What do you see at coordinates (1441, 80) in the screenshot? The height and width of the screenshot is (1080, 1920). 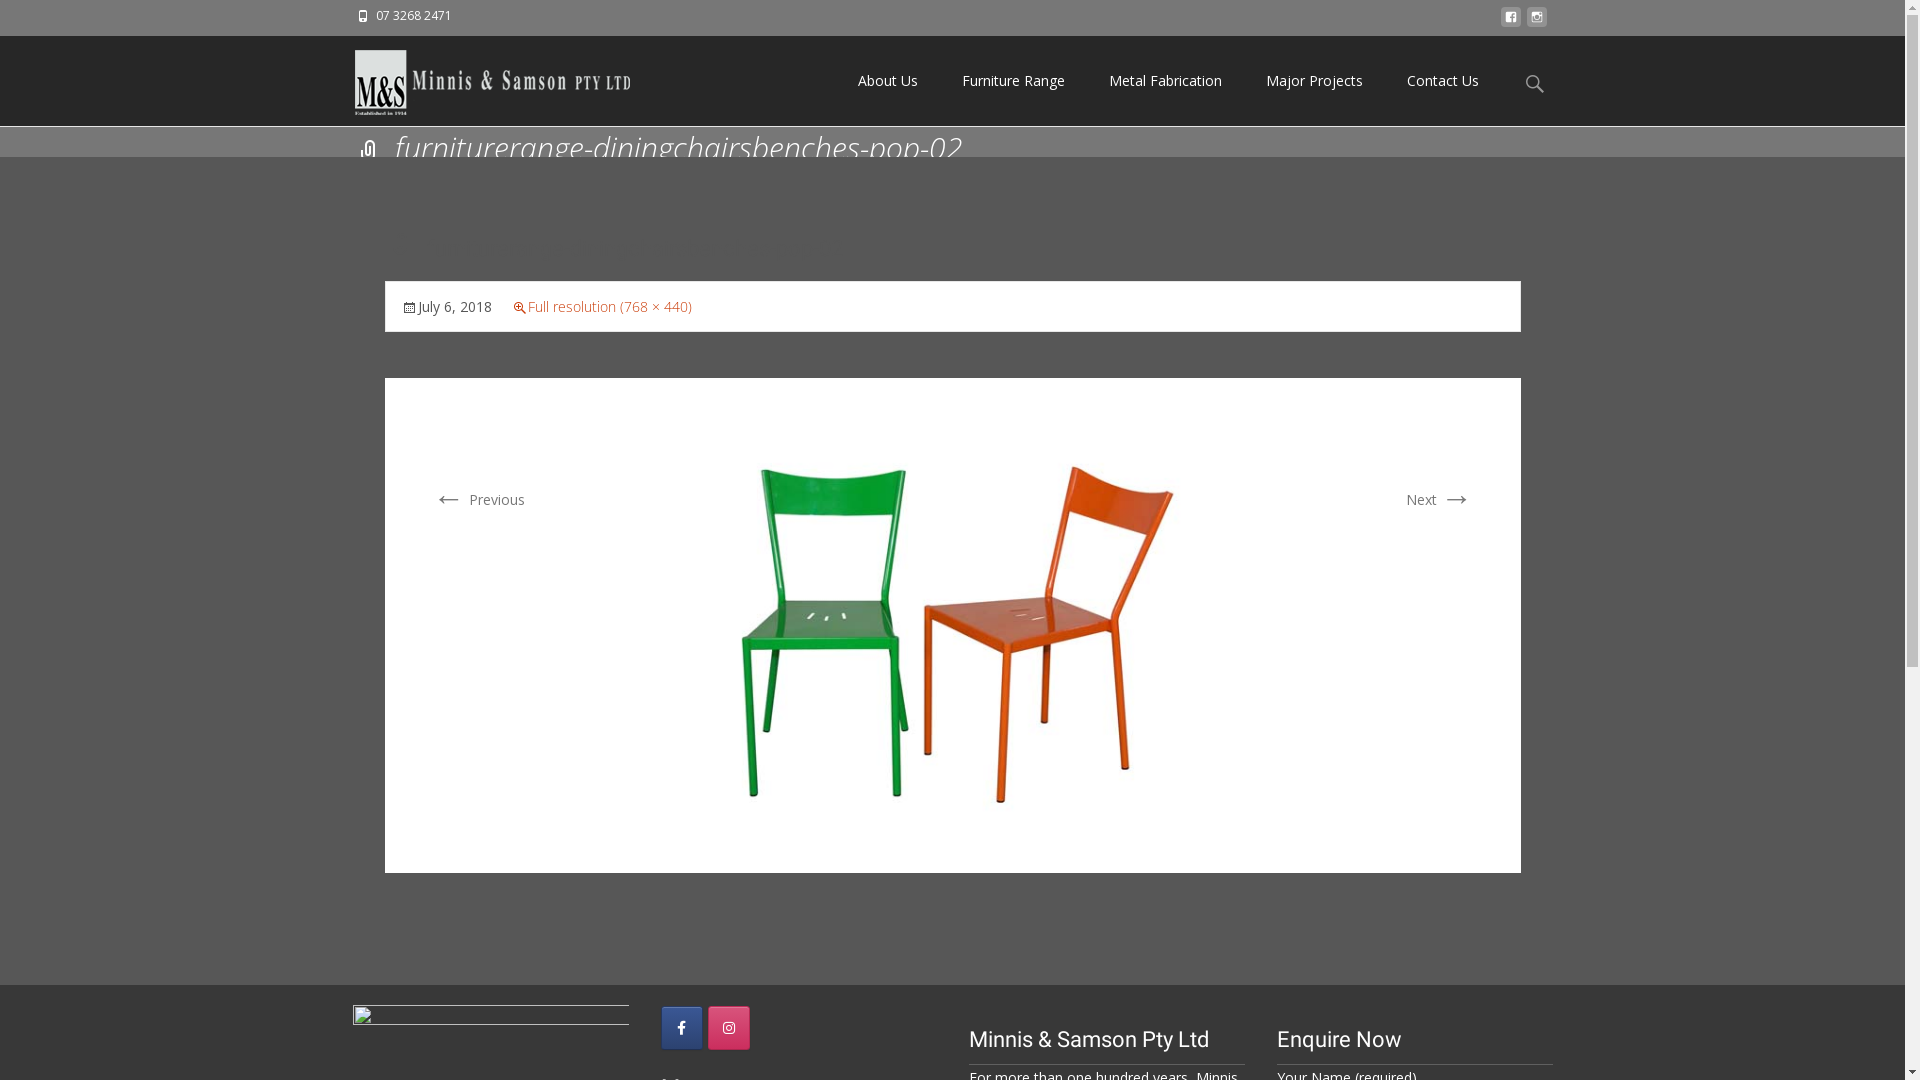 I see `'Contact Us'` at bounding box center [1441, 80].